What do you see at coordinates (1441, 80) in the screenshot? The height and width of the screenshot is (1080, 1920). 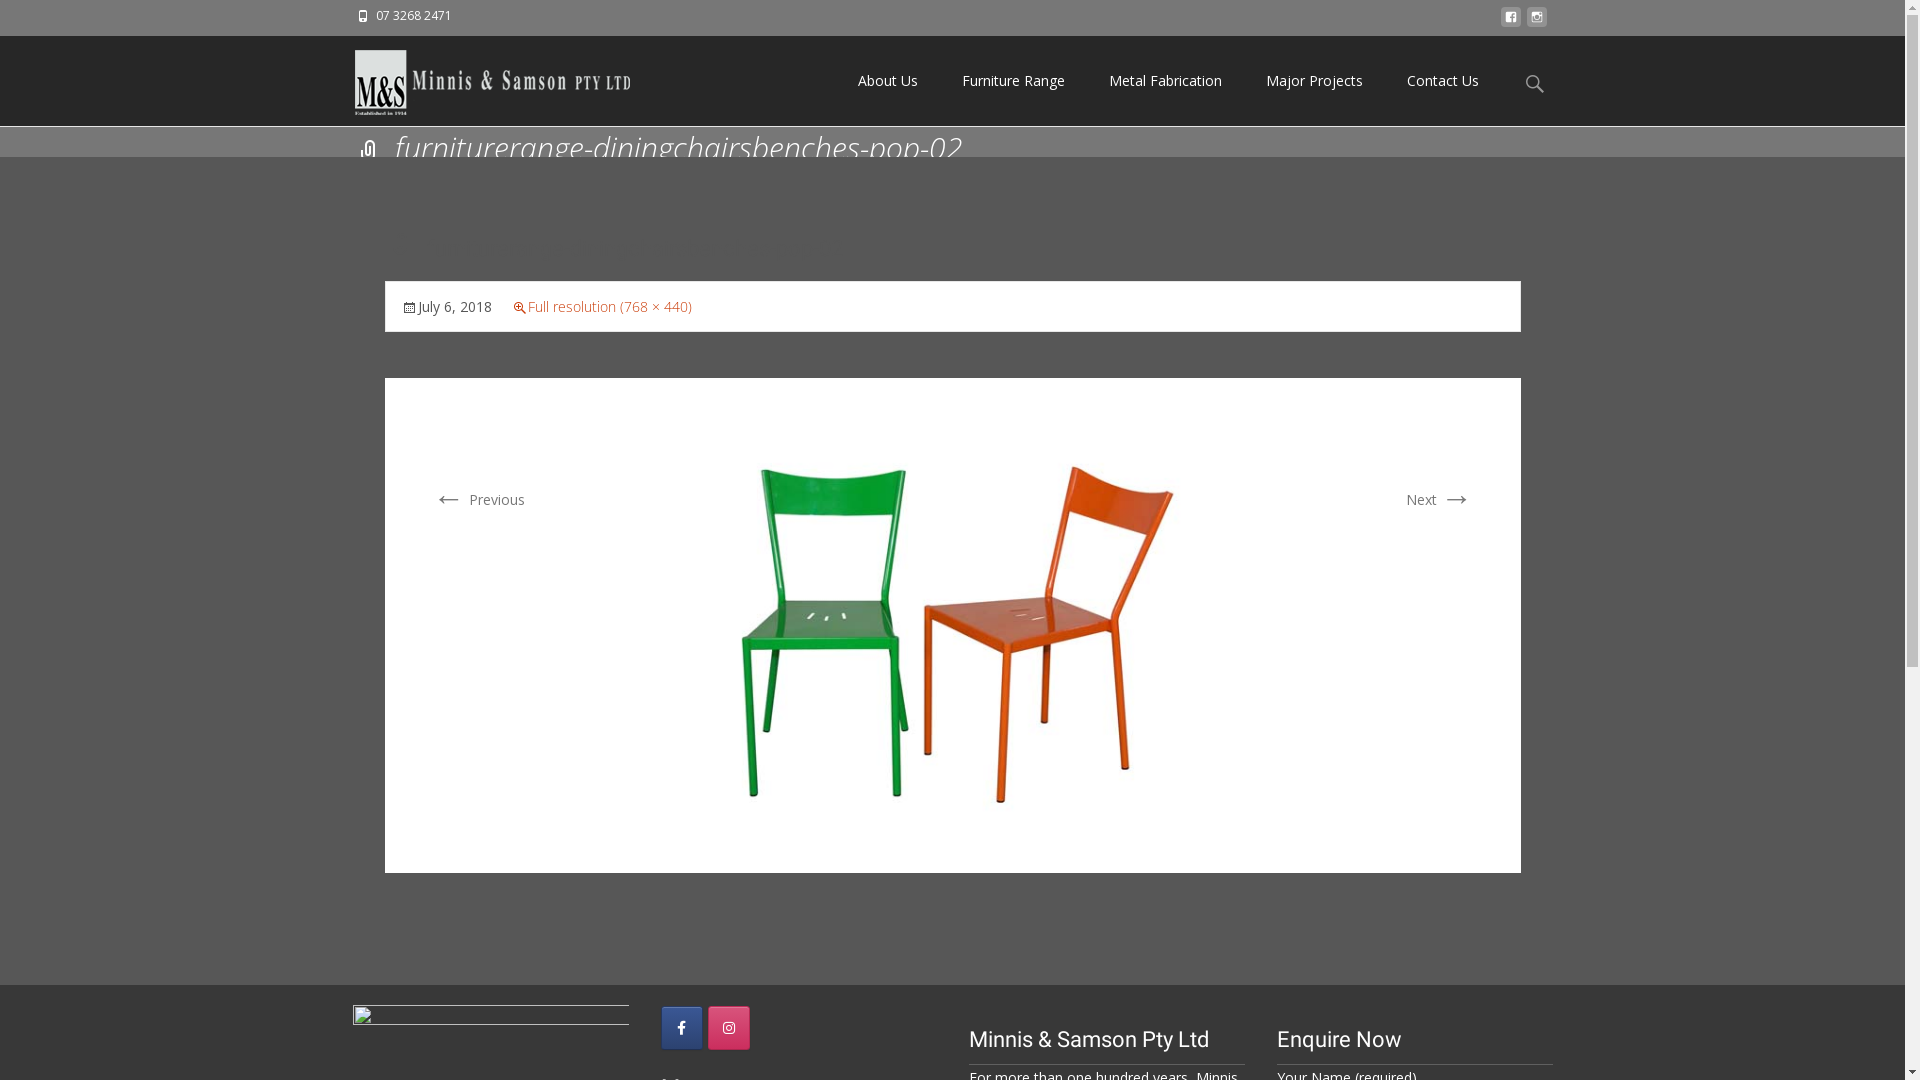 I see `'Contact Us'` at bounding box center [1441, 80].